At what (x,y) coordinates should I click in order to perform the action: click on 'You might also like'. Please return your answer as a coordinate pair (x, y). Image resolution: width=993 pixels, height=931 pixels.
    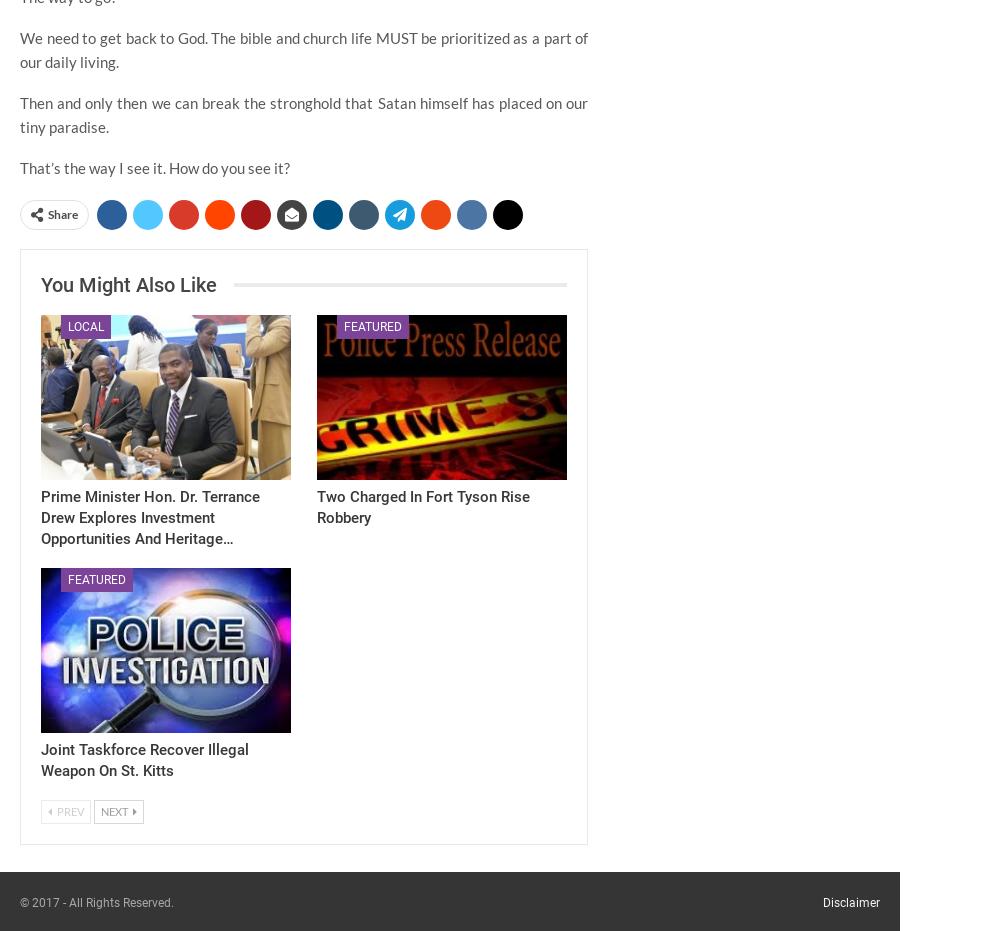
    Looking at the image, I should click on (41, 282).